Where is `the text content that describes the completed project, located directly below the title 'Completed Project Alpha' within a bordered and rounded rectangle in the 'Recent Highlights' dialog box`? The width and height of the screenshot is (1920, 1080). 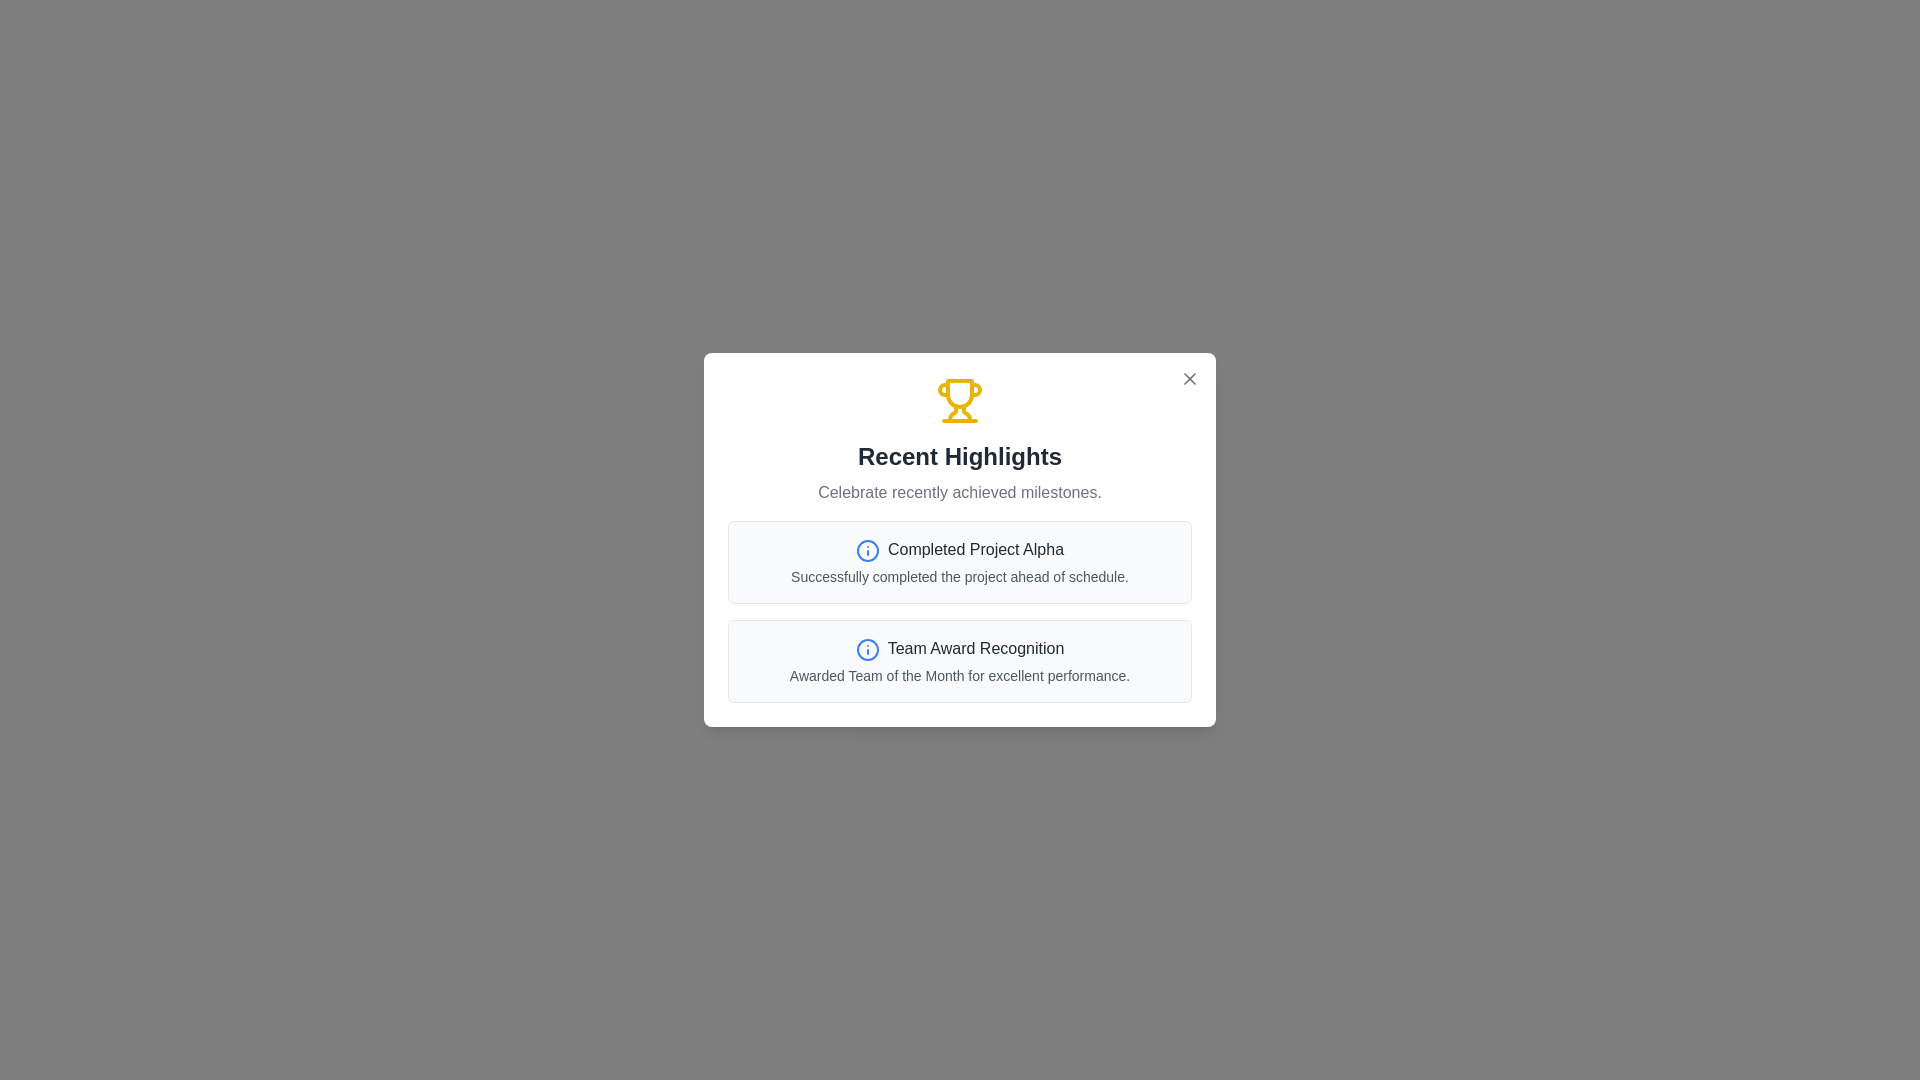 the text content that describes the completed project, located directly below the title 'Completed Project Alpha' within a bordered and rounded rectangle in the 'Recent Highlights' dialog box is located at coordinates (960, 577).